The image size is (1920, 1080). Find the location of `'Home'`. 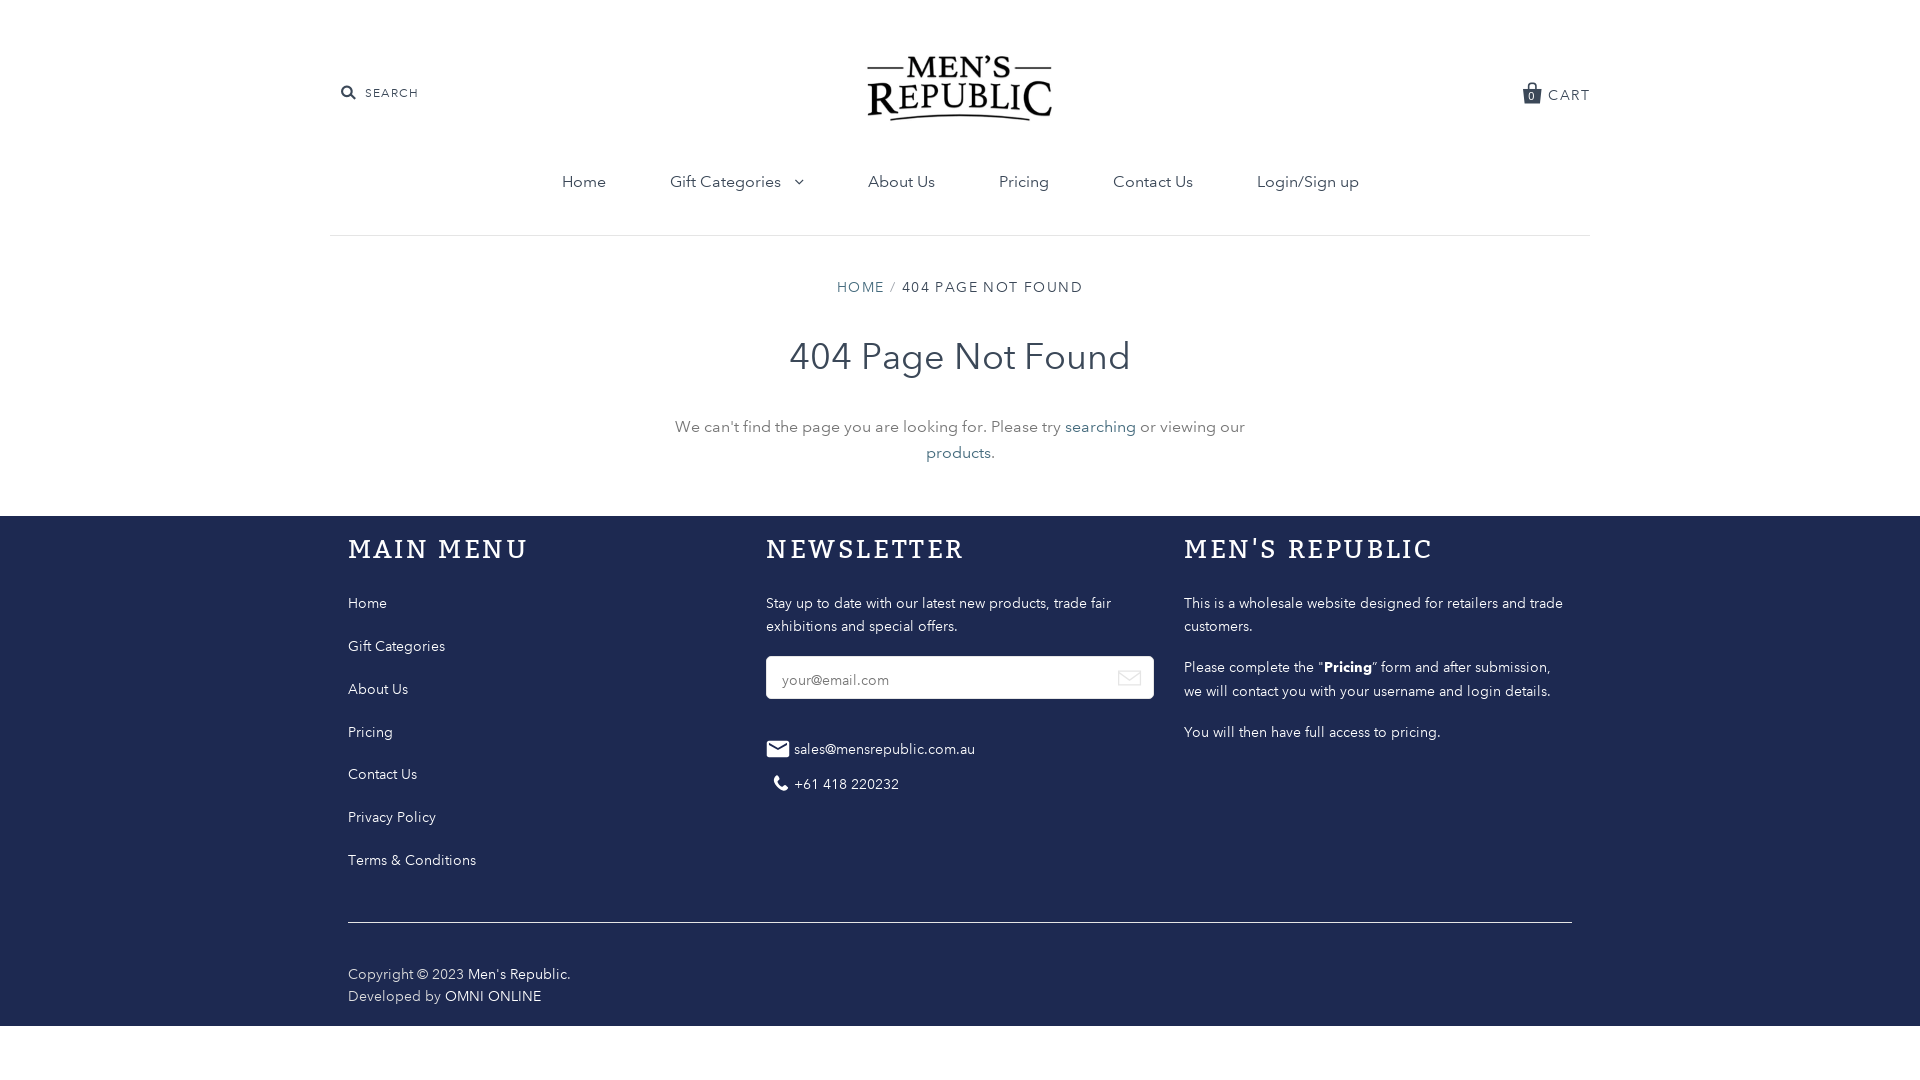

'Home' is located at coordinates (583, 181).